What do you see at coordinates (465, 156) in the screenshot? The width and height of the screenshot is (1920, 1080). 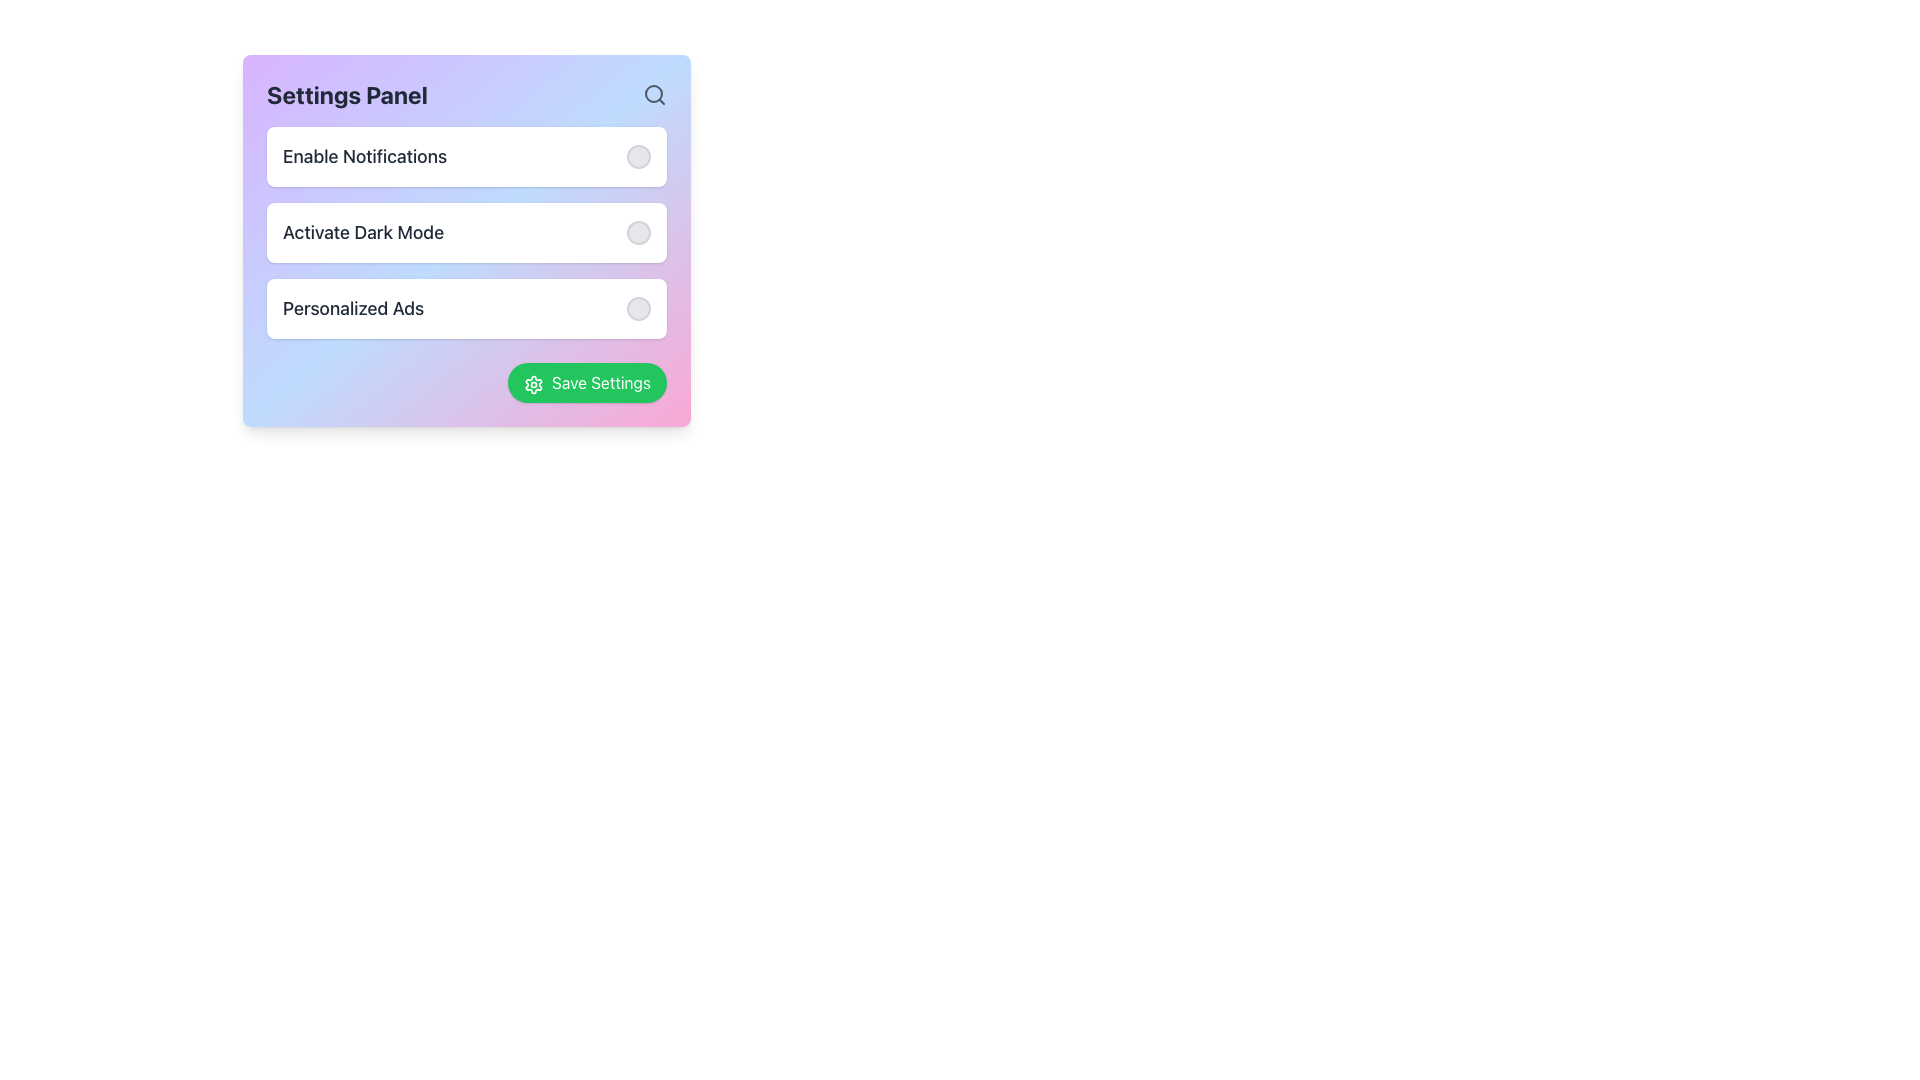 I see `the toggle switch for 'Enable Notifications' located in the settings panel` at bounding box center [465, 156].